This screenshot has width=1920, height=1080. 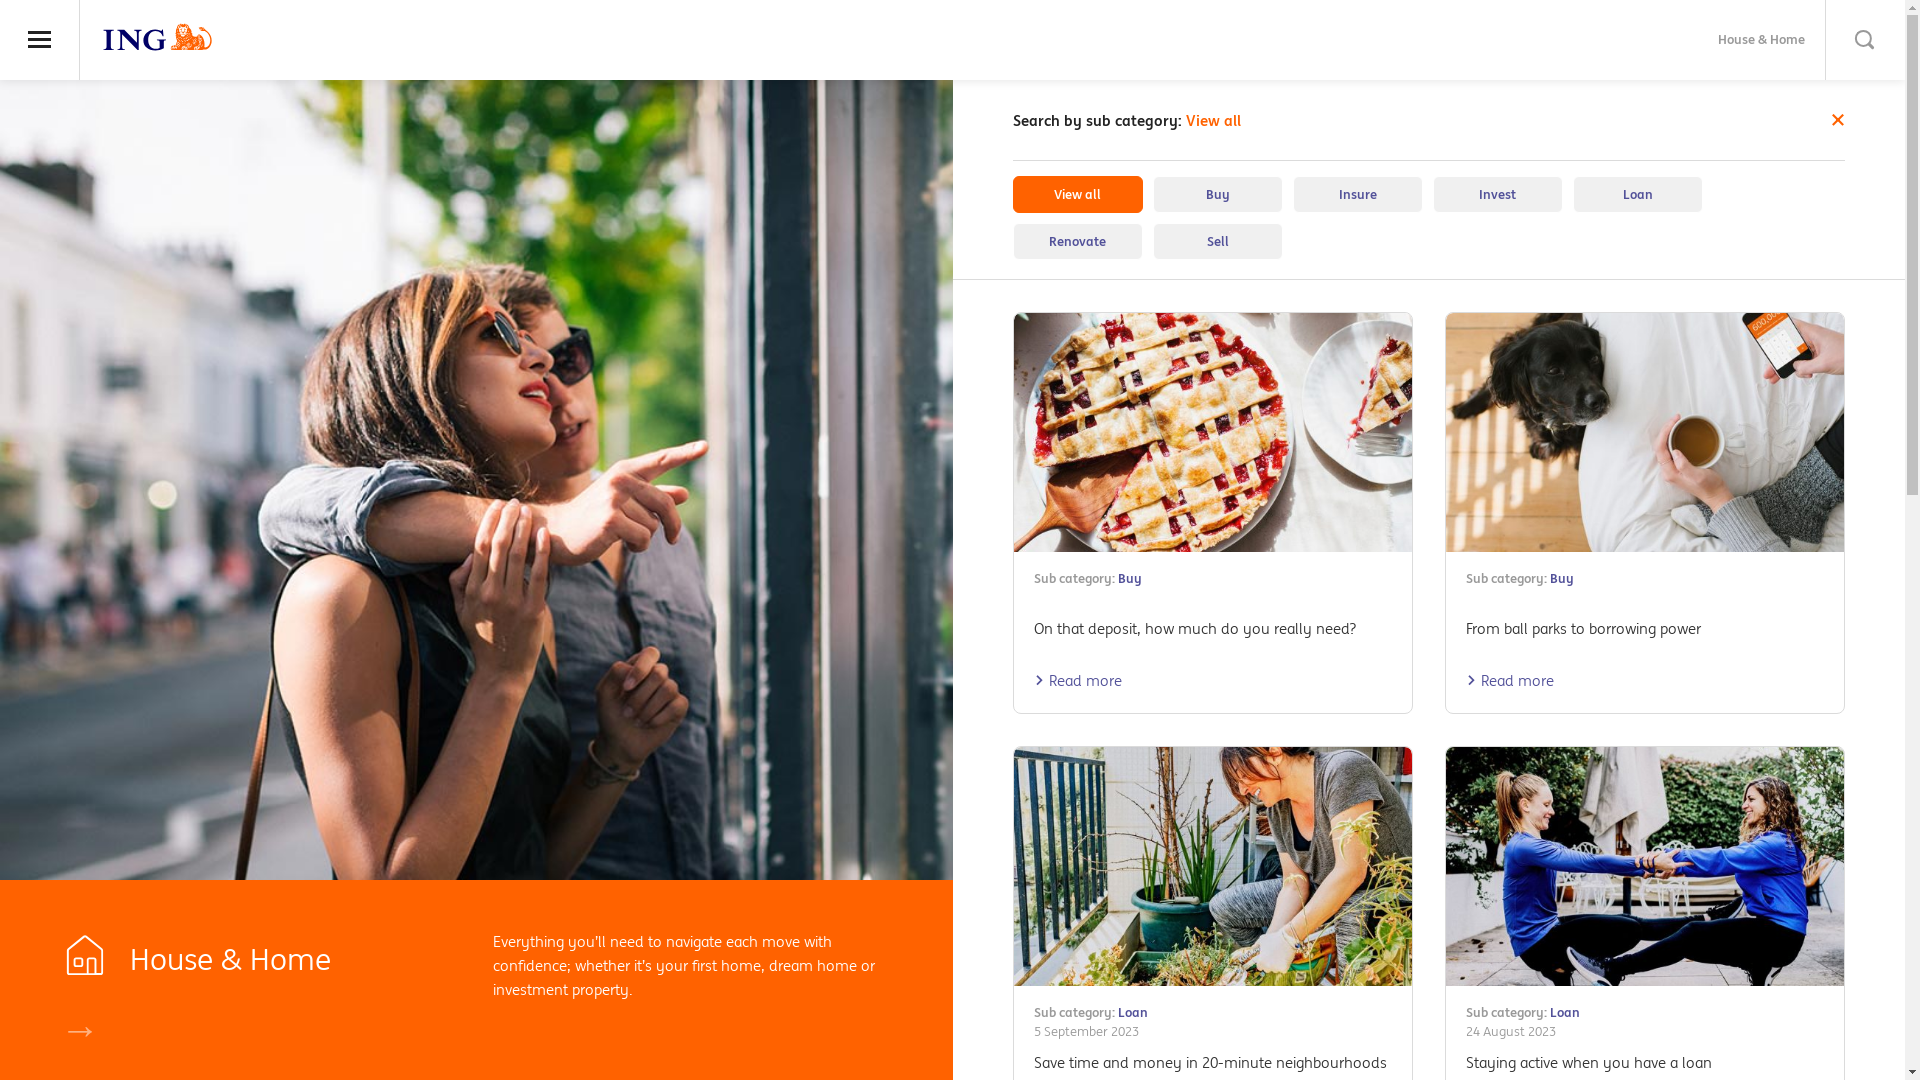 I want to click on 'ING Blog', so click(x=157, y=37).